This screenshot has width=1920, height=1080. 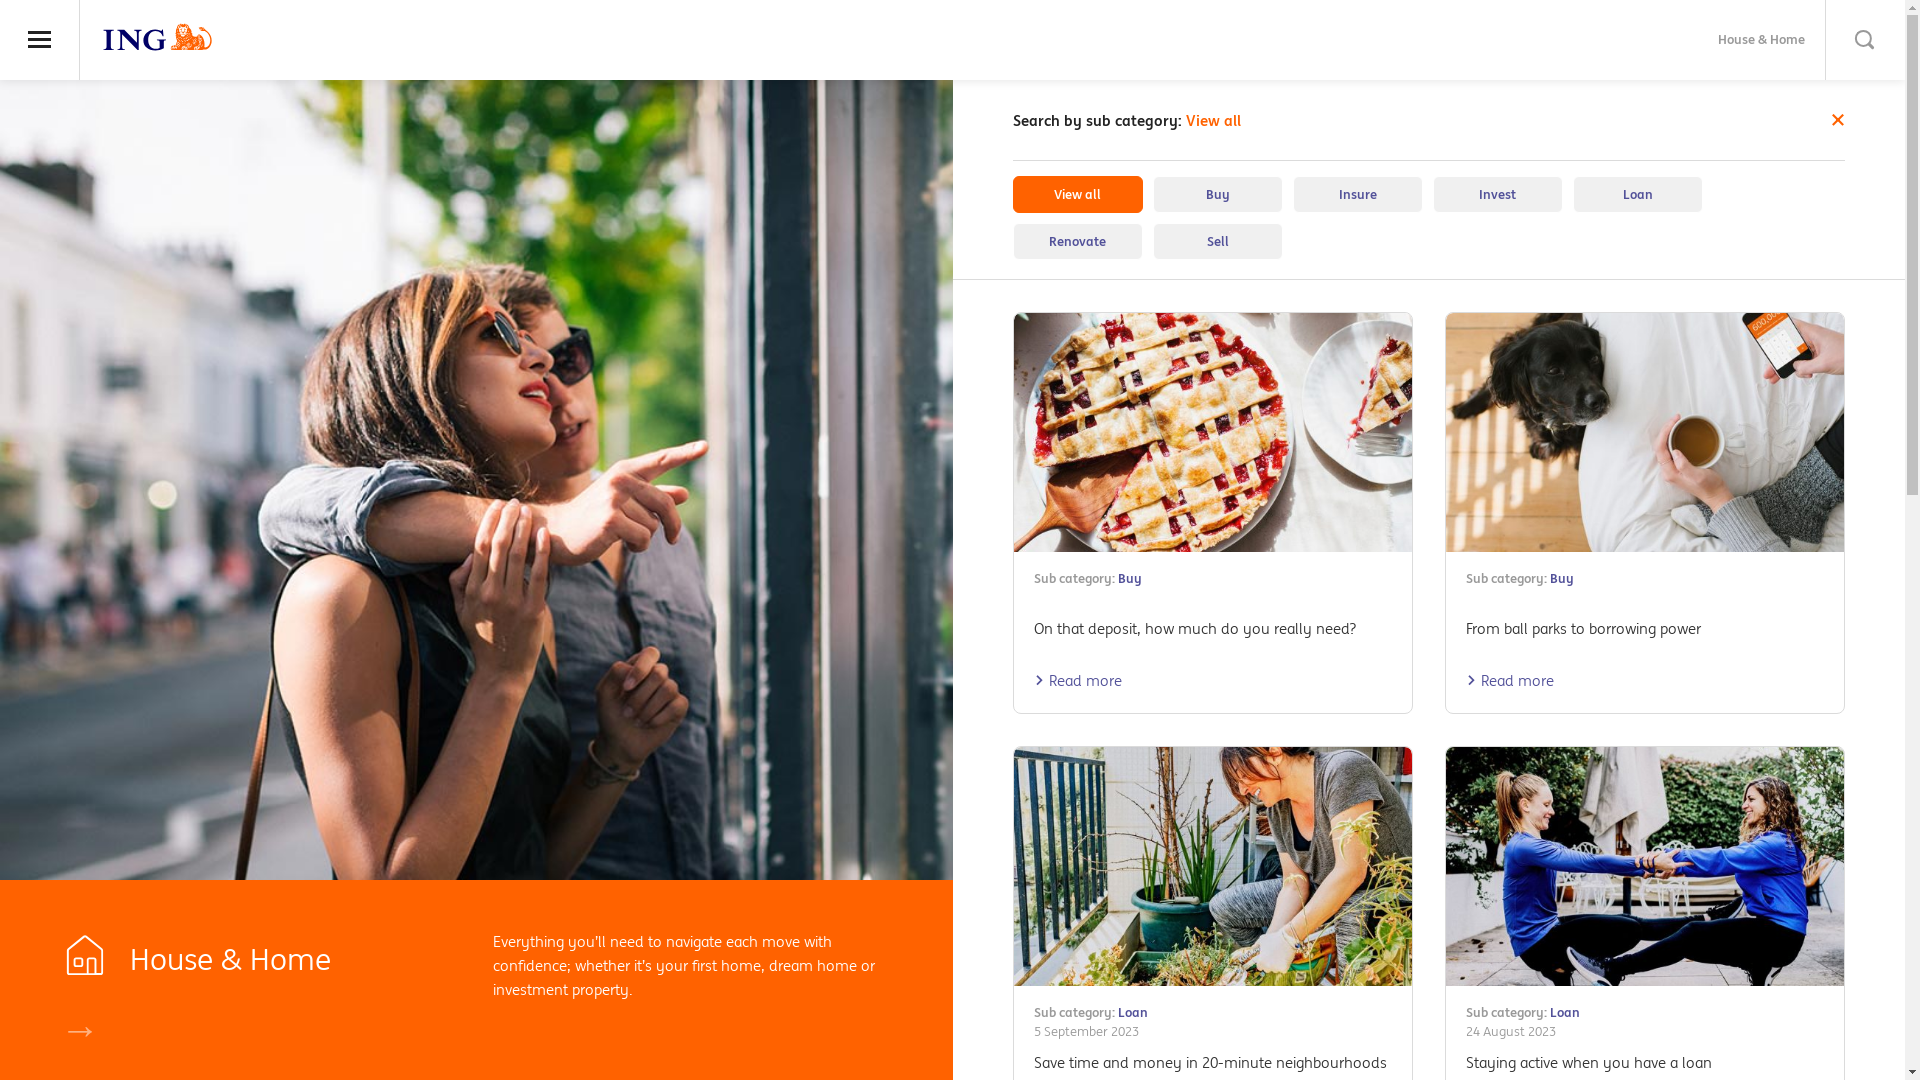 I want to click on 'ING Blog', so click(x=157, y=37).